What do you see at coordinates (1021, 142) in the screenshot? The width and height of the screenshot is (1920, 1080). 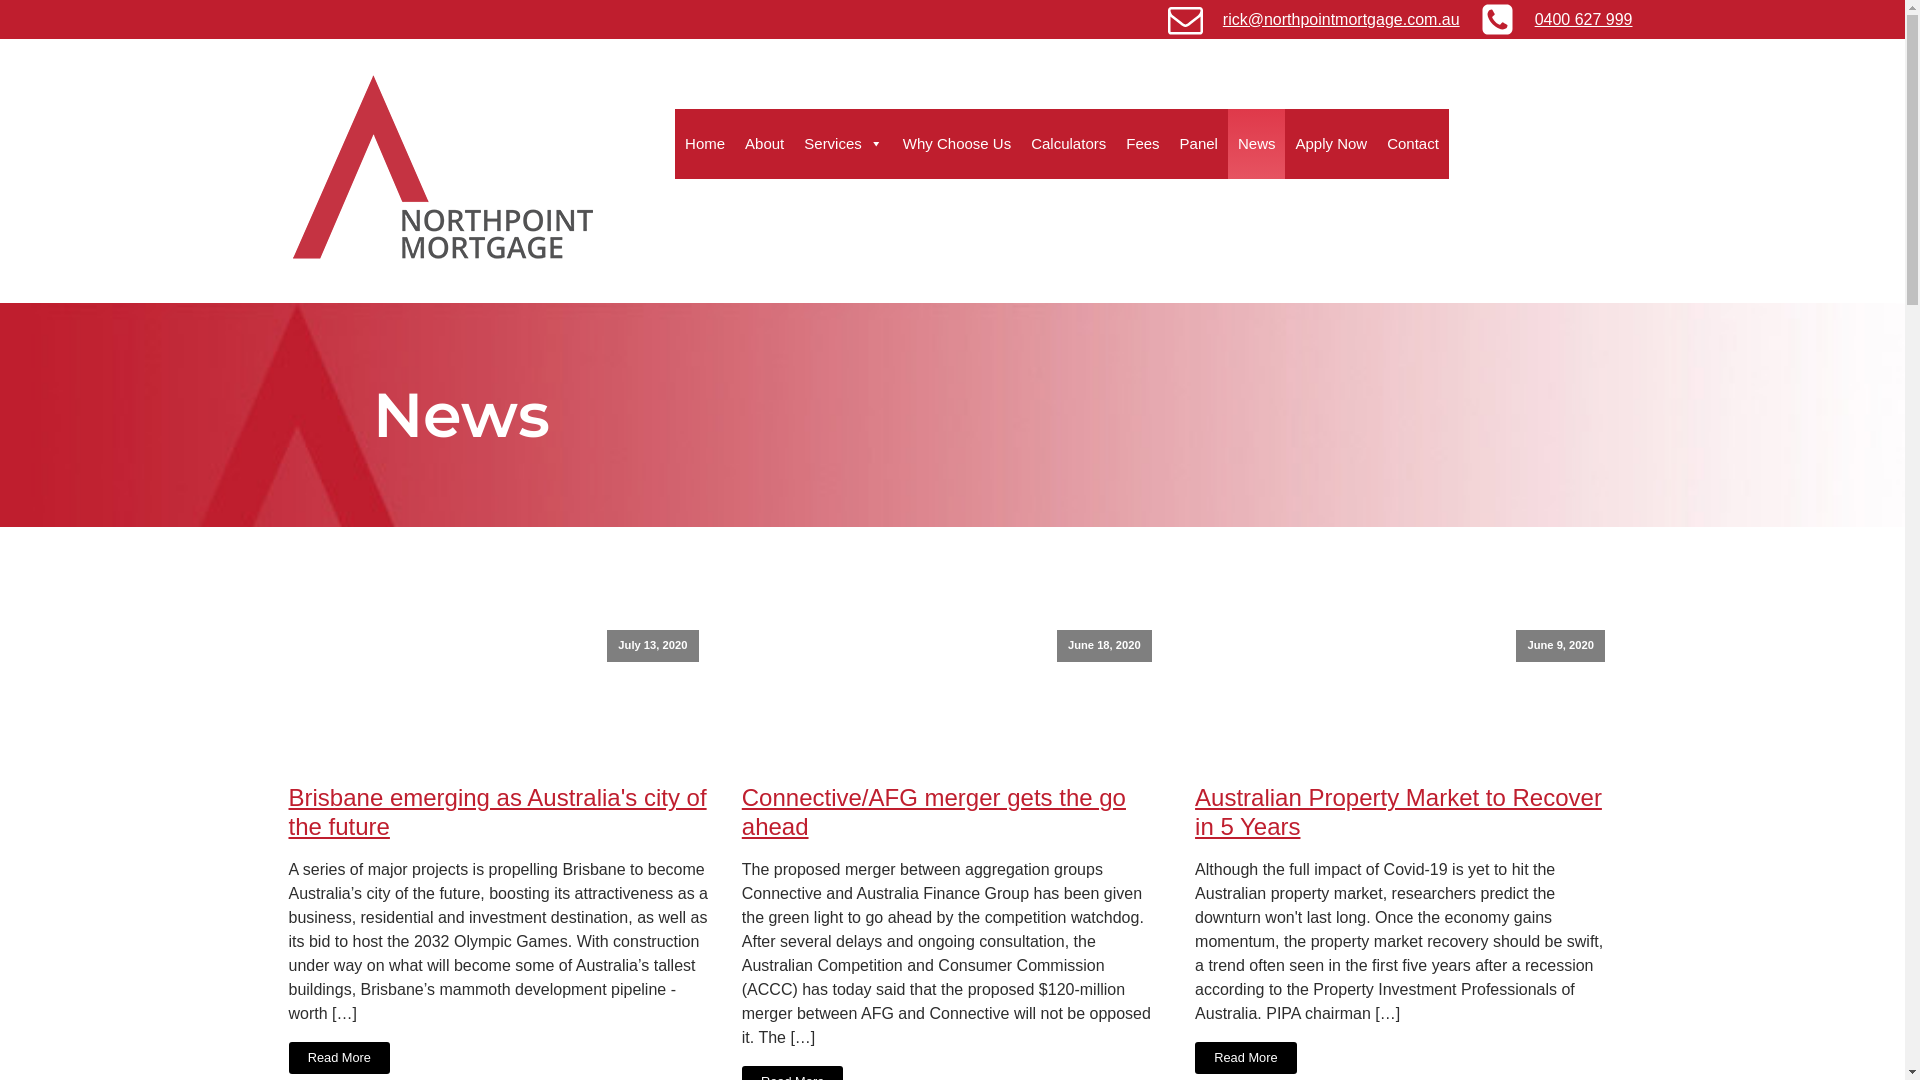 I see `'Calculators'` at bounding box center [1021, 142].